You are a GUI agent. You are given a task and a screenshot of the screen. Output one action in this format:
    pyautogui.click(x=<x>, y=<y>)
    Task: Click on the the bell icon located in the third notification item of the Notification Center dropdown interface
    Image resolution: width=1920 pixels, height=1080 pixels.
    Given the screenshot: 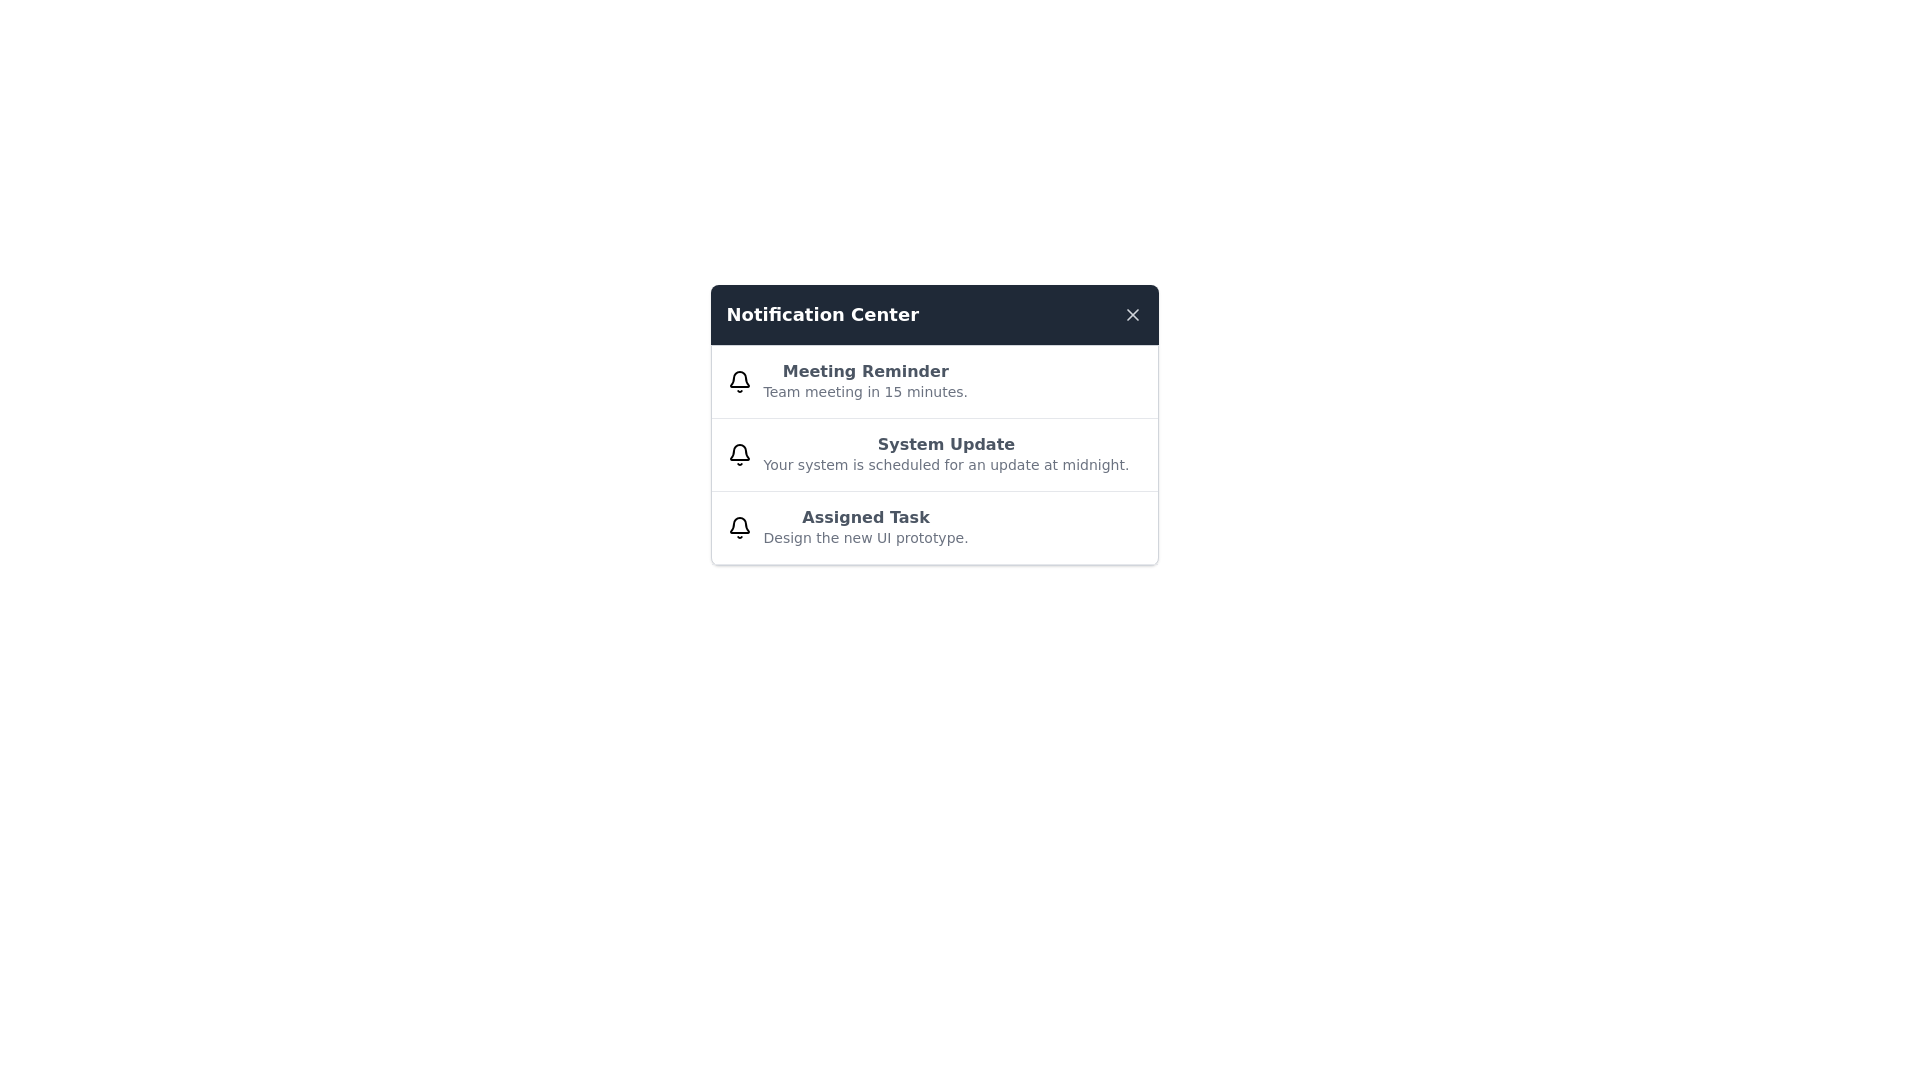 What is the action you would take?
    pyautogui.click(x=738, y=527)
    